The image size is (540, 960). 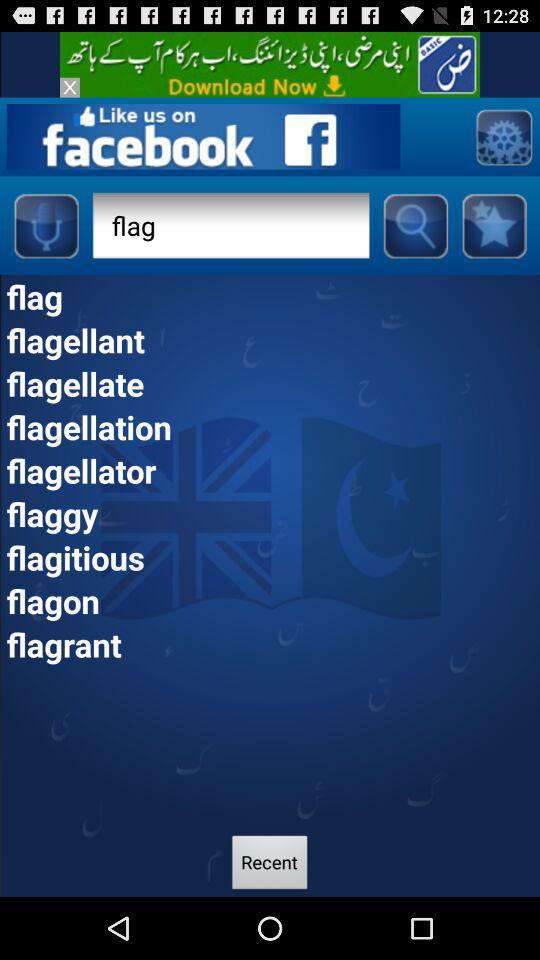 I want to click on setting page, so click(x=502, y=135).